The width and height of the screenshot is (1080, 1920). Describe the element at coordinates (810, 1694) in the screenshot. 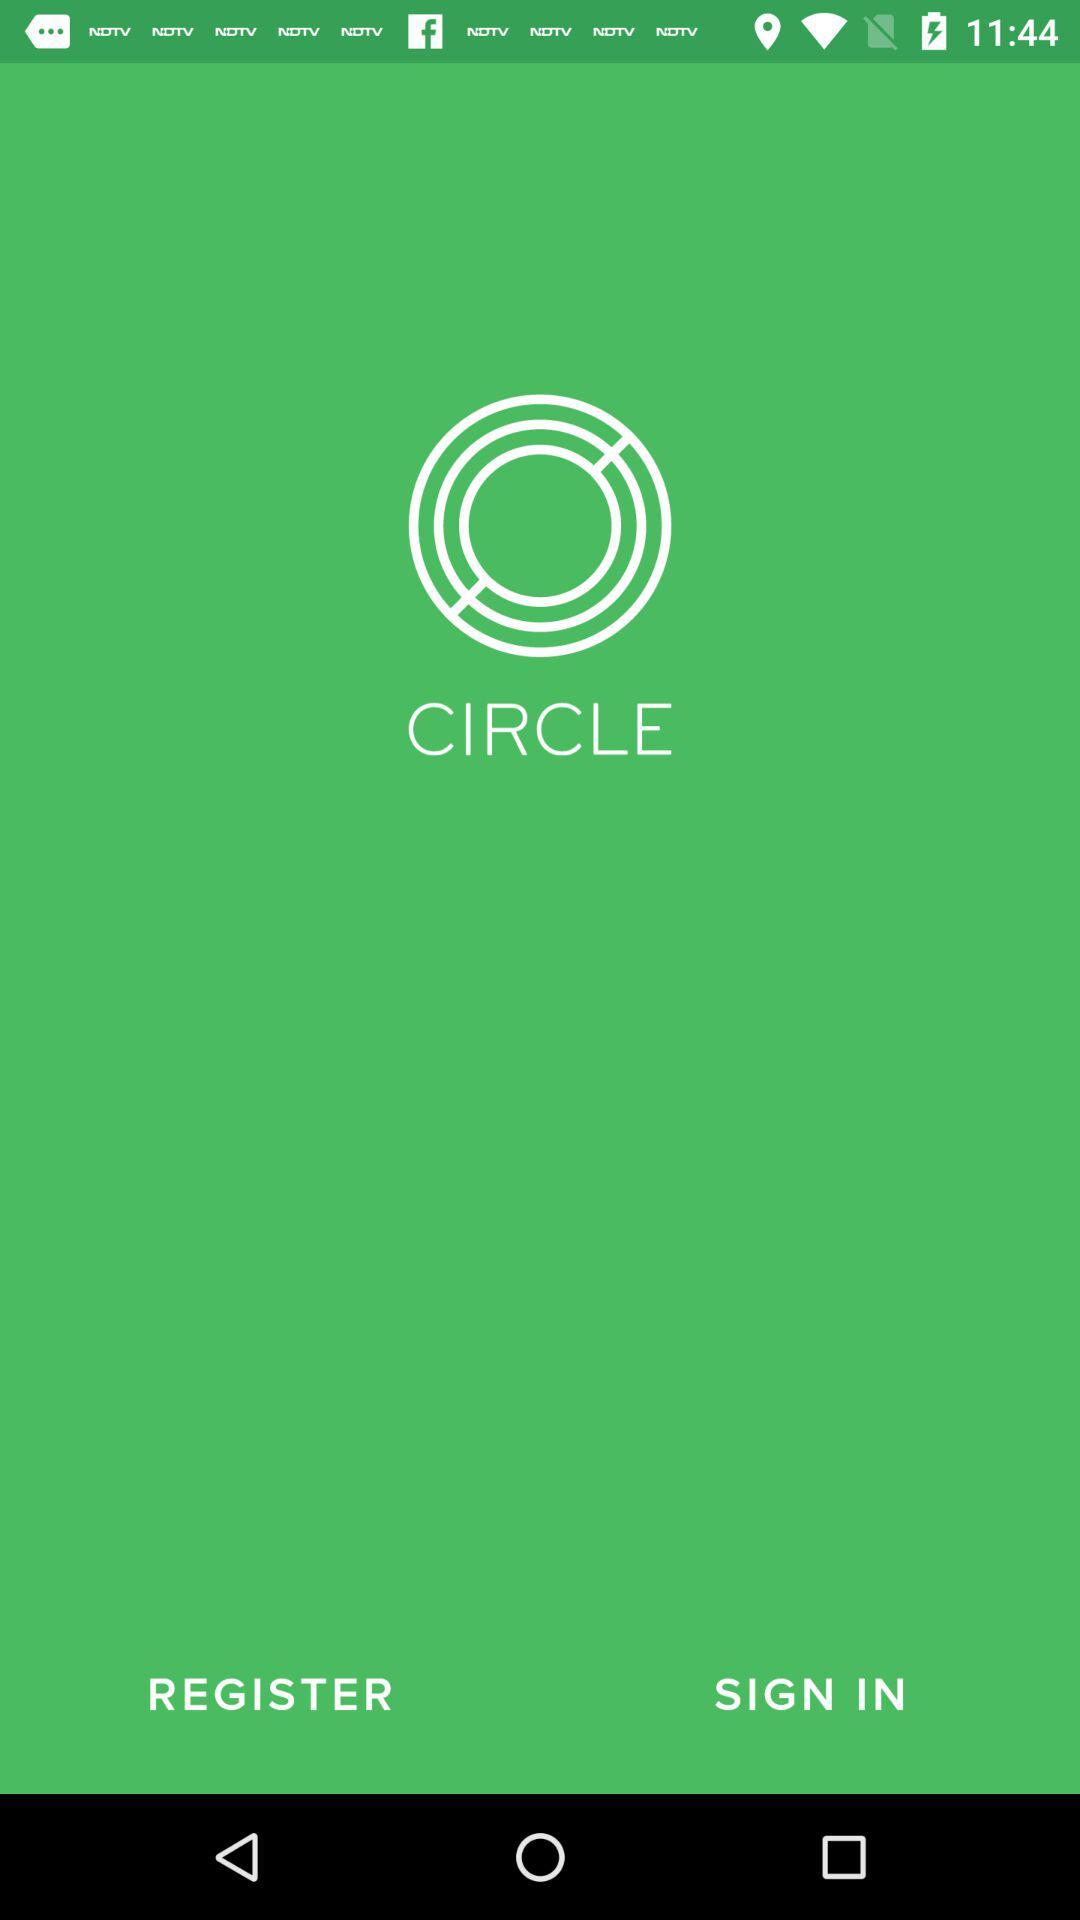

I see `the item next to register` at that location.